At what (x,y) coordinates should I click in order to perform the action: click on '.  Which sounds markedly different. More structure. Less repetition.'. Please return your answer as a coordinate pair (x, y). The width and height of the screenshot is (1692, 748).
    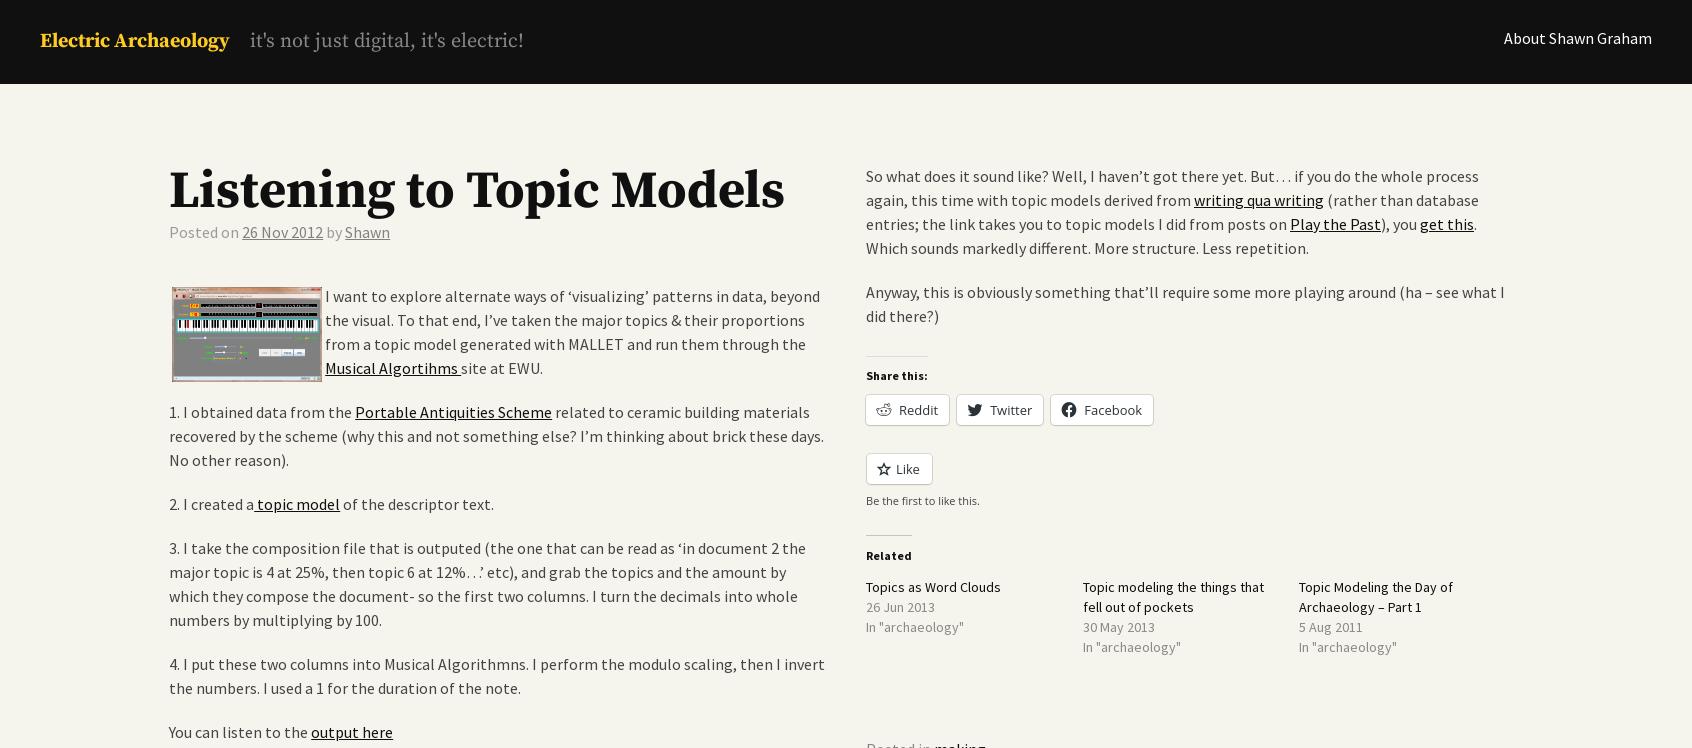
    Looking at the image, I should click on (1172, 234).